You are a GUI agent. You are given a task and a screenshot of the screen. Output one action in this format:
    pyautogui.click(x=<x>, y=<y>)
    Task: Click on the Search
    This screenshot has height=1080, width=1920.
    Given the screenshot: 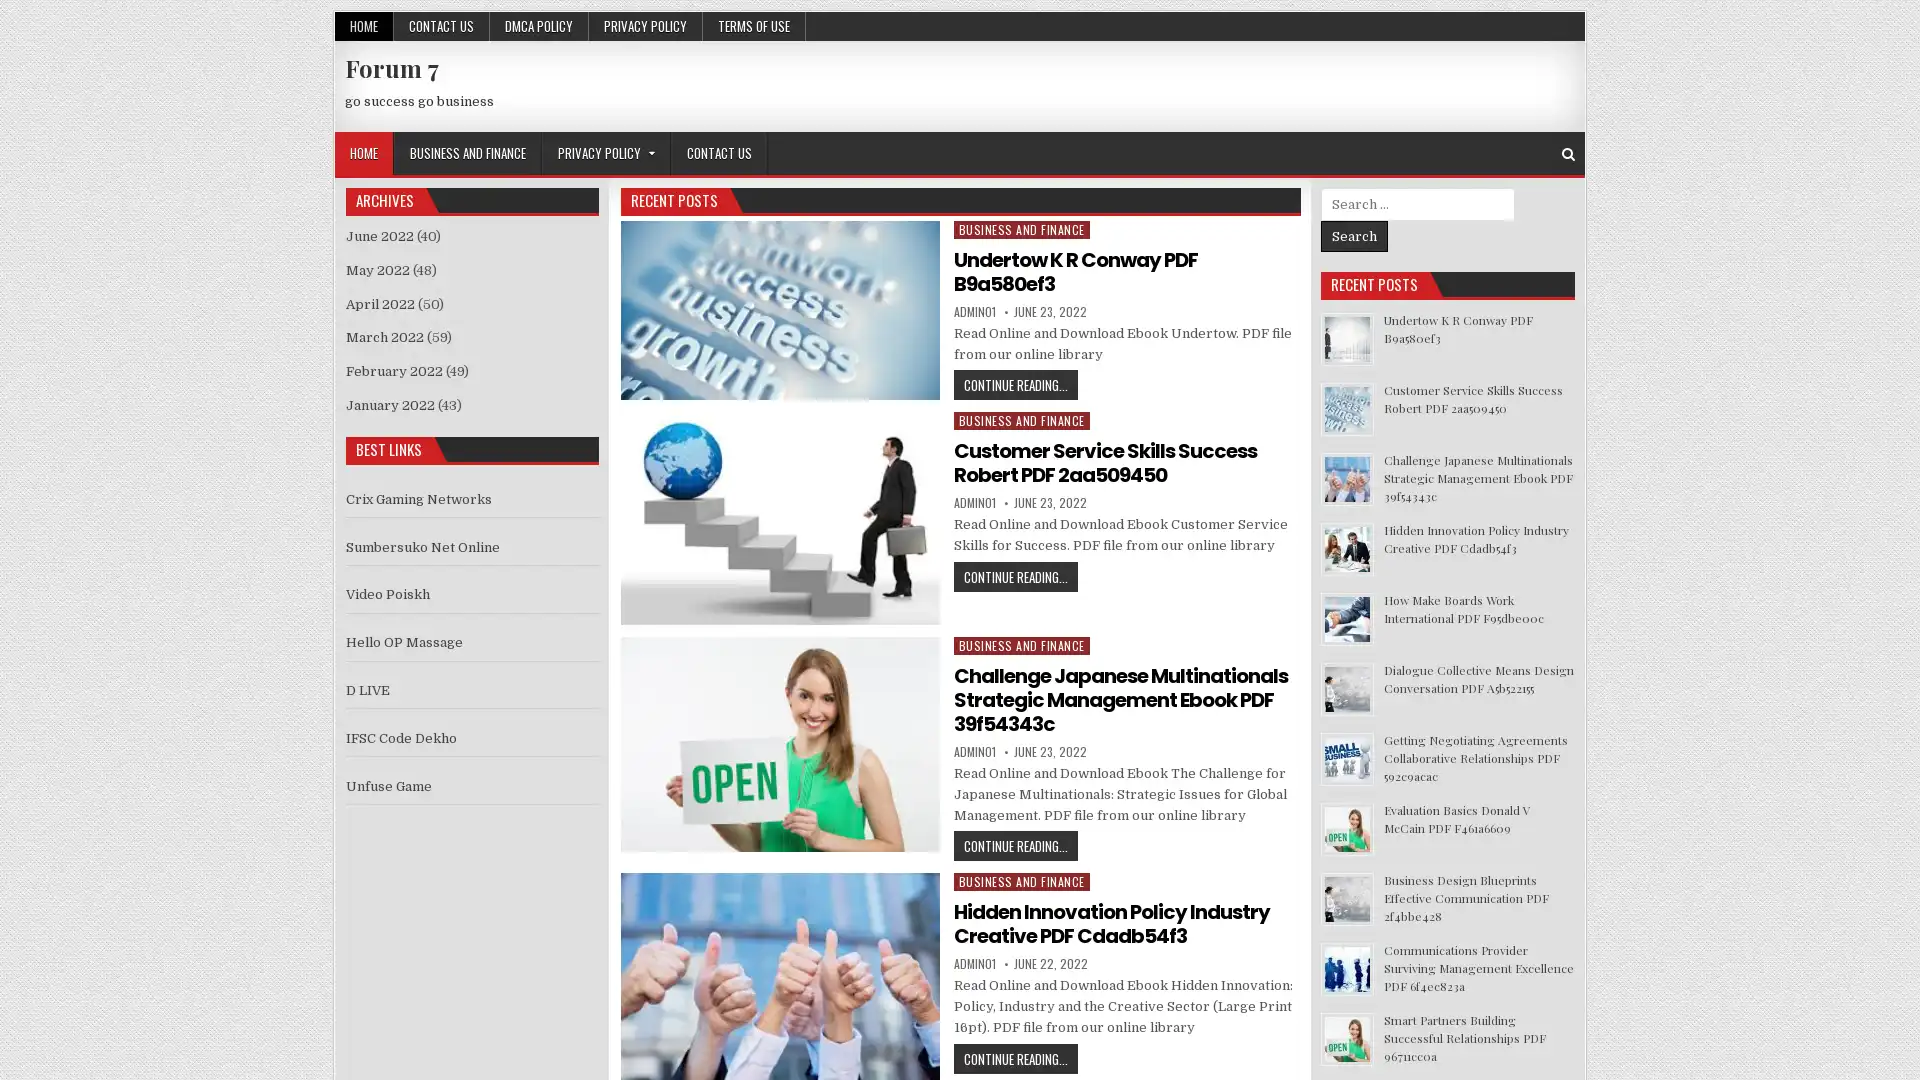 What is the action you would take?
    pyautogui.click(x=1354, y=235)
    